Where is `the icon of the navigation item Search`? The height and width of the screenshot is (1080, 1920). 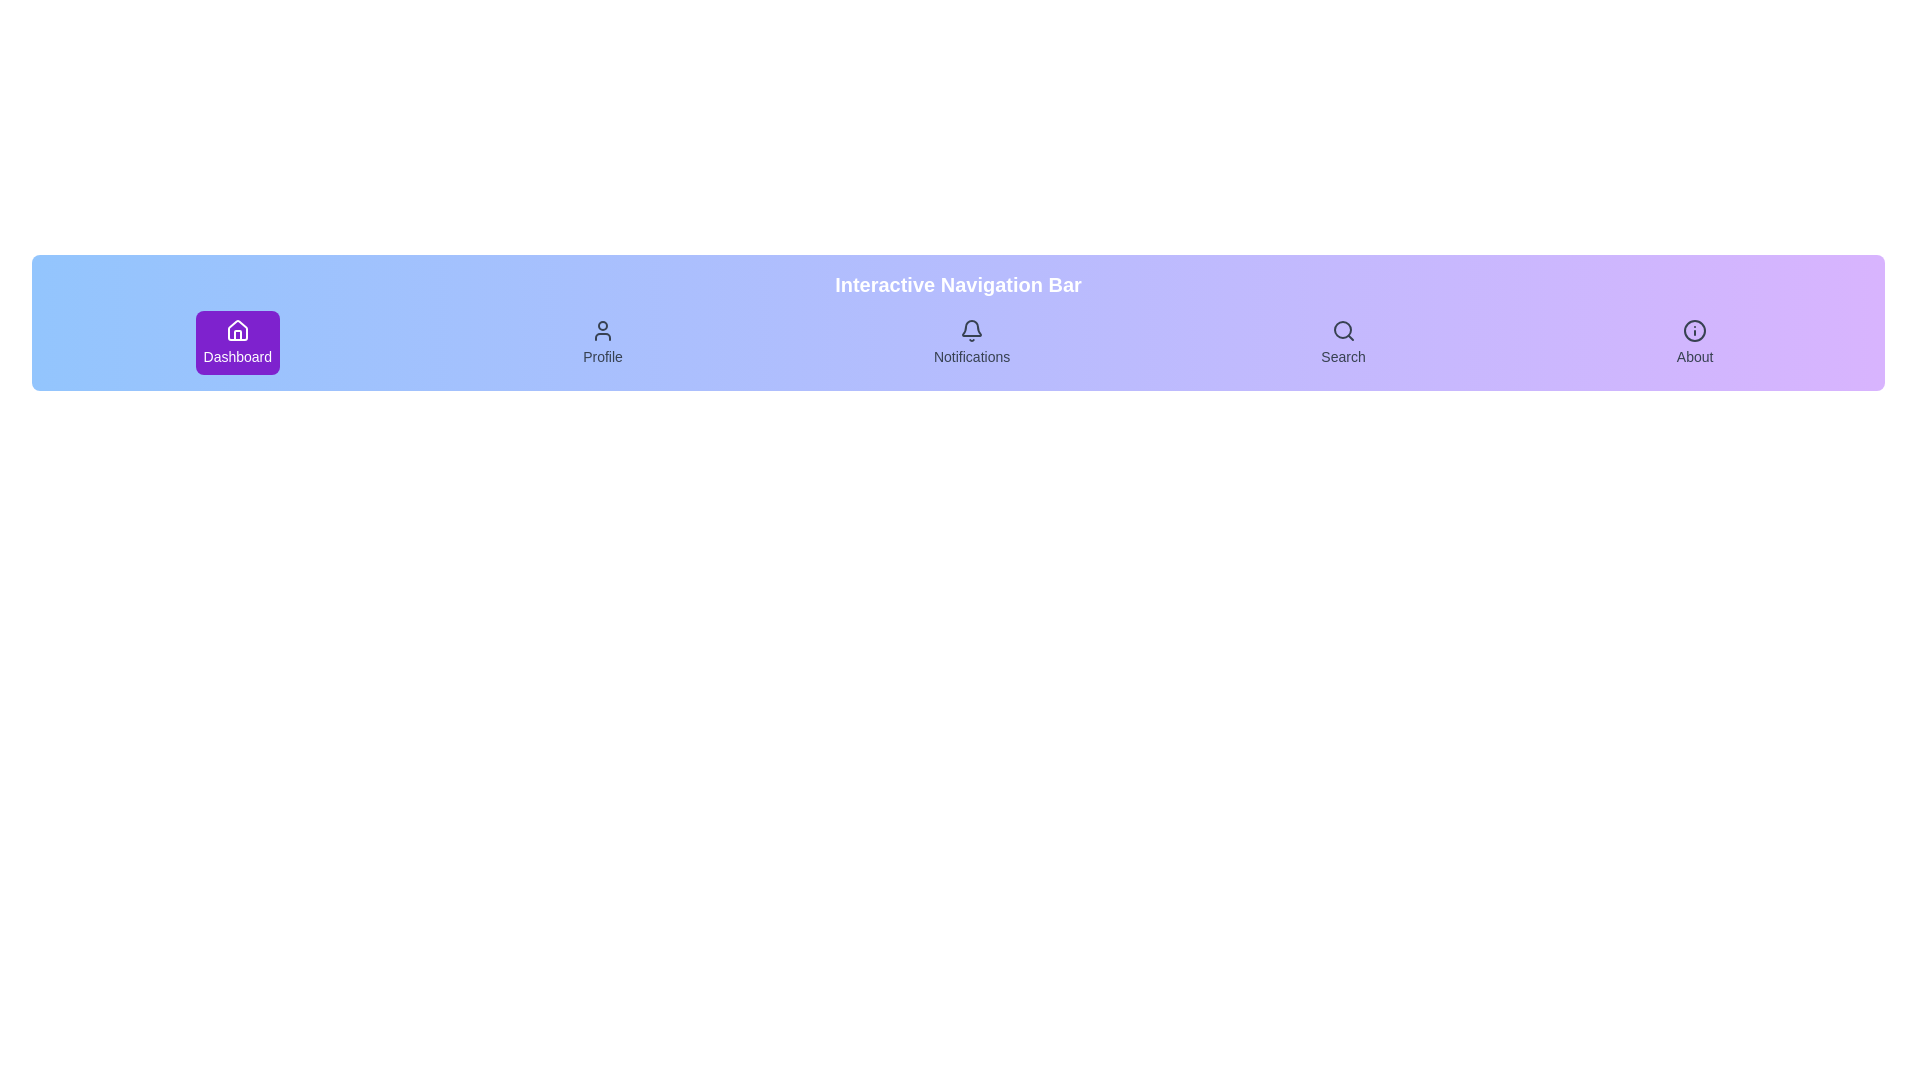 the icon of the navigation item Search is located at coordinates (1343, 330).